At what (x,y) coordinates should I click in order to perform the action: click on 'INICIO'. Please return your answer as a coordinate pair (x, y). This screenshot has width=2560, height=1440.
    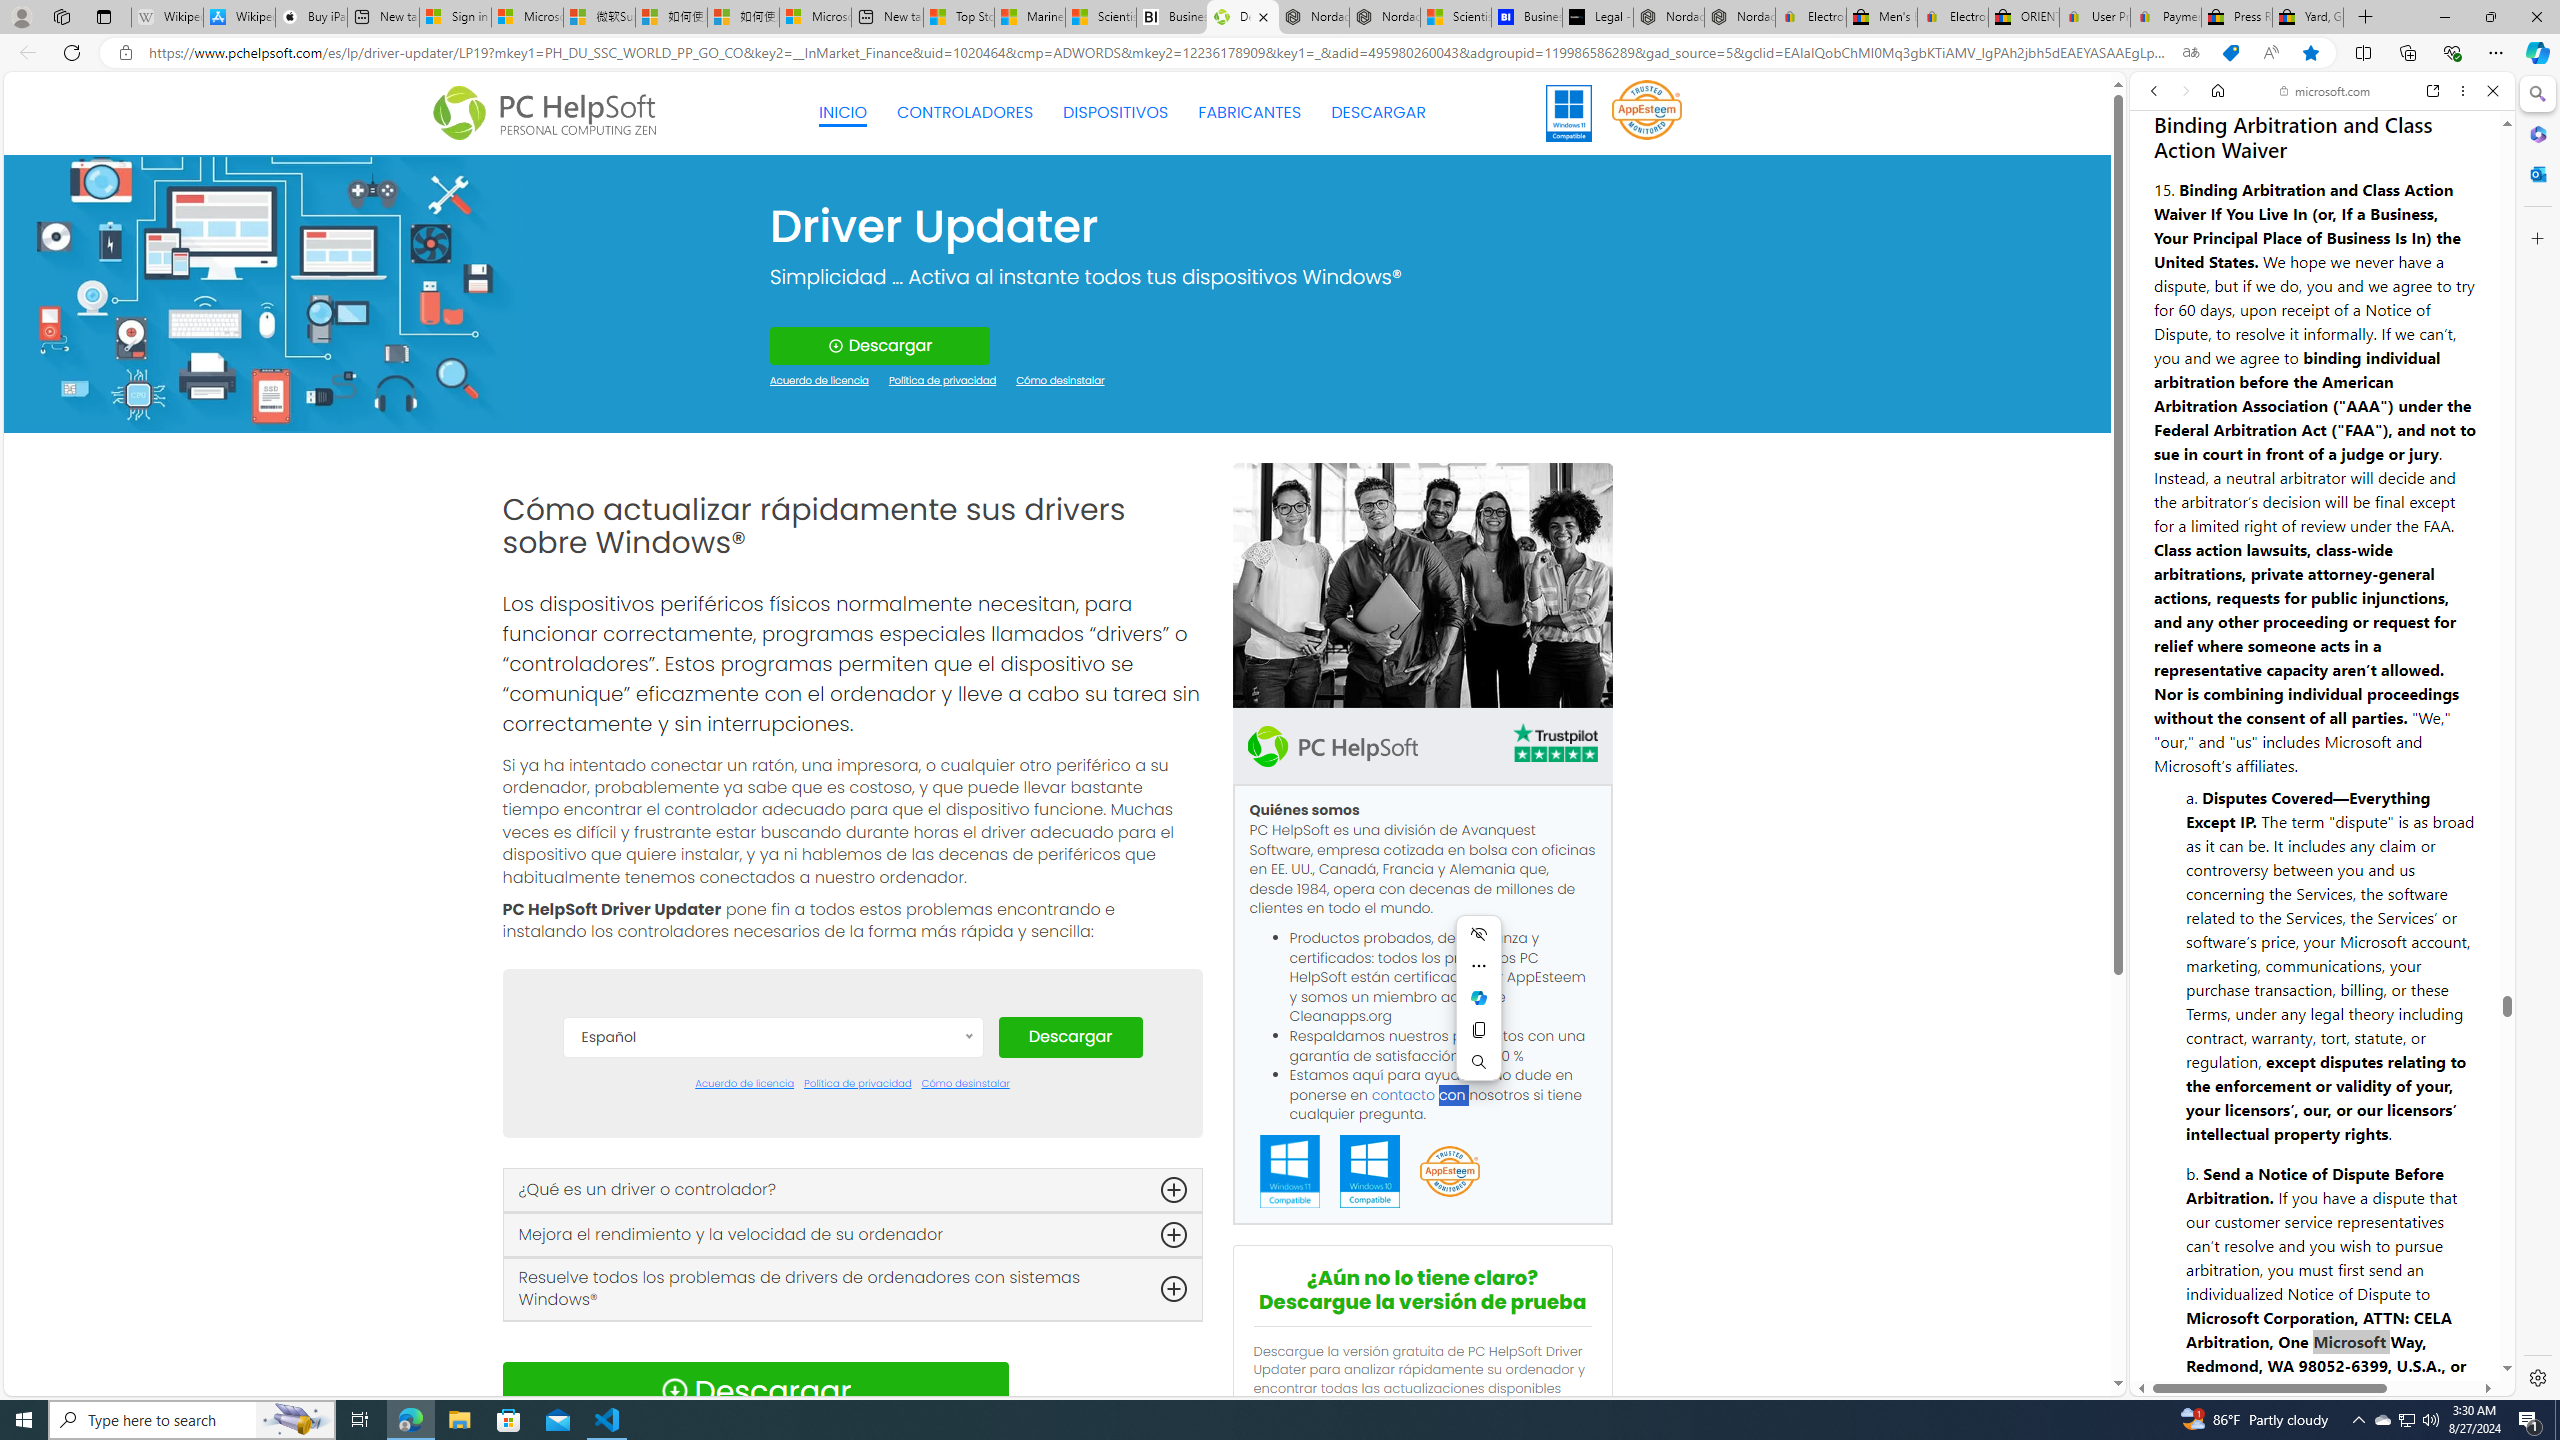
    Looking at the image, I should click on (843, 112).